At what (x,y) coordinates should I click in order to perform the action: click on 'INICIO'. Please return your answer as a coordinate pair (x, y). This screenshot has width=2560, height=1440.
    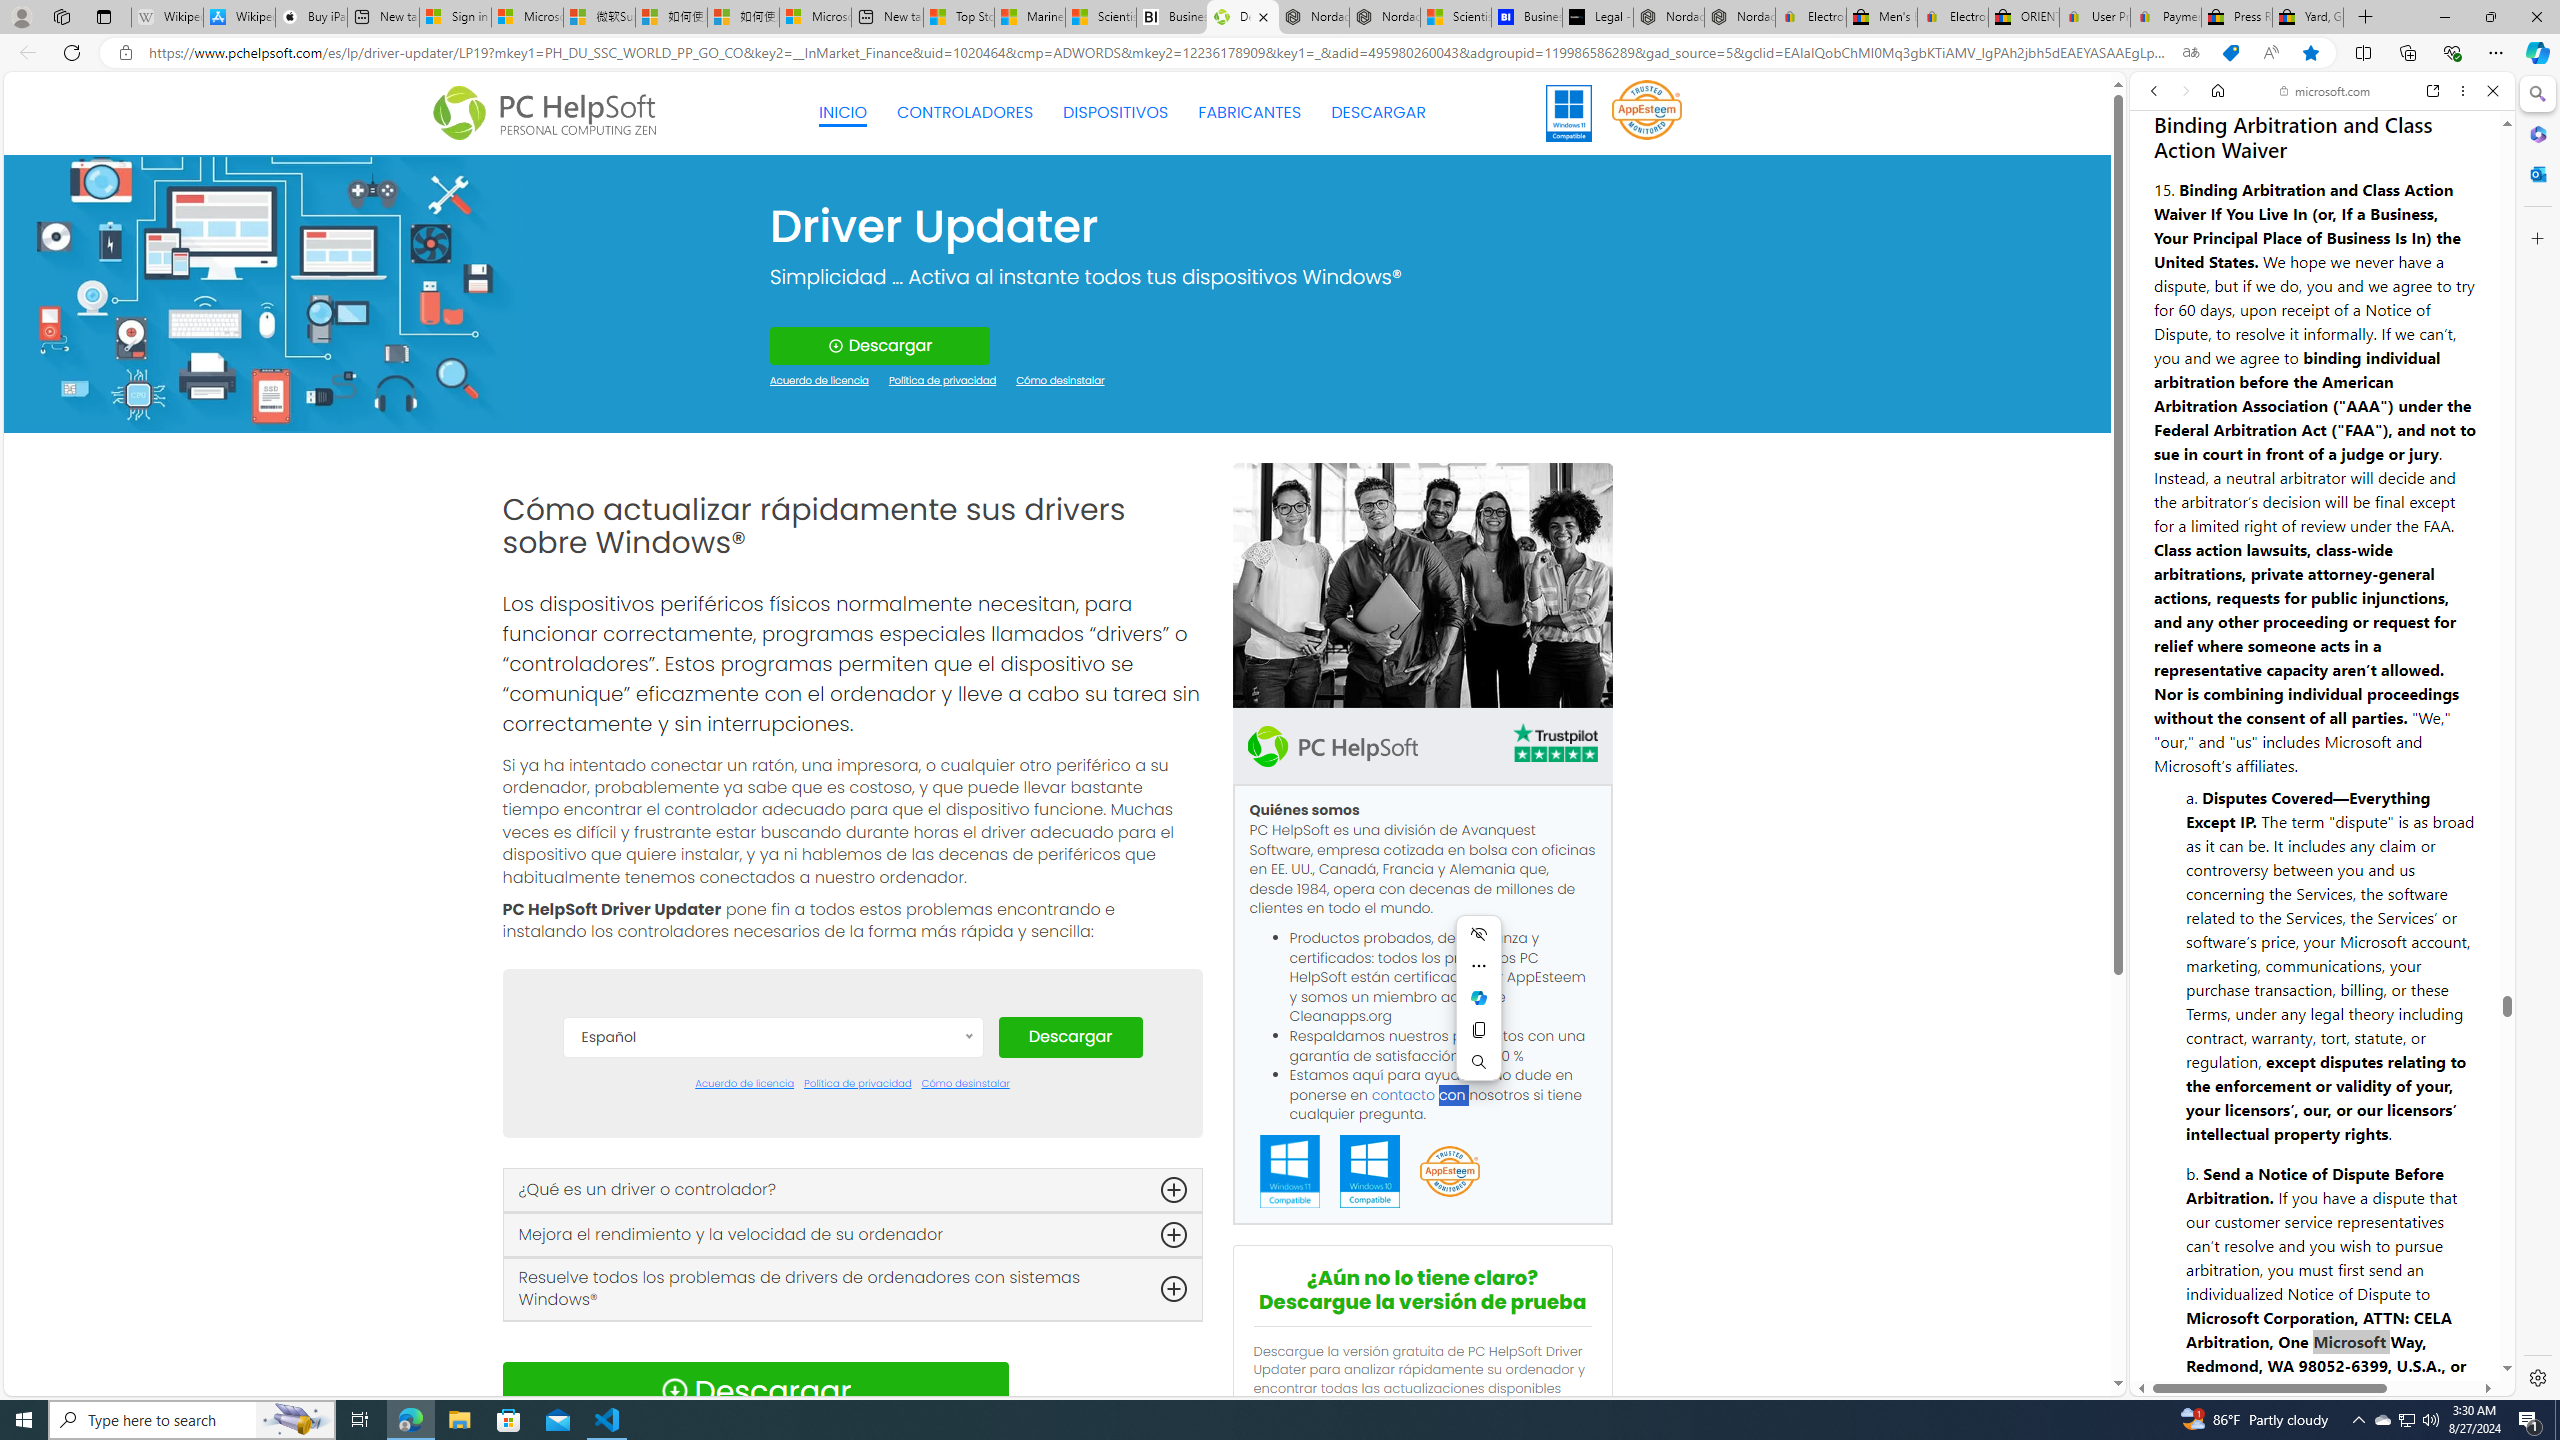
    Looking at the image, I should click on (843, 112).